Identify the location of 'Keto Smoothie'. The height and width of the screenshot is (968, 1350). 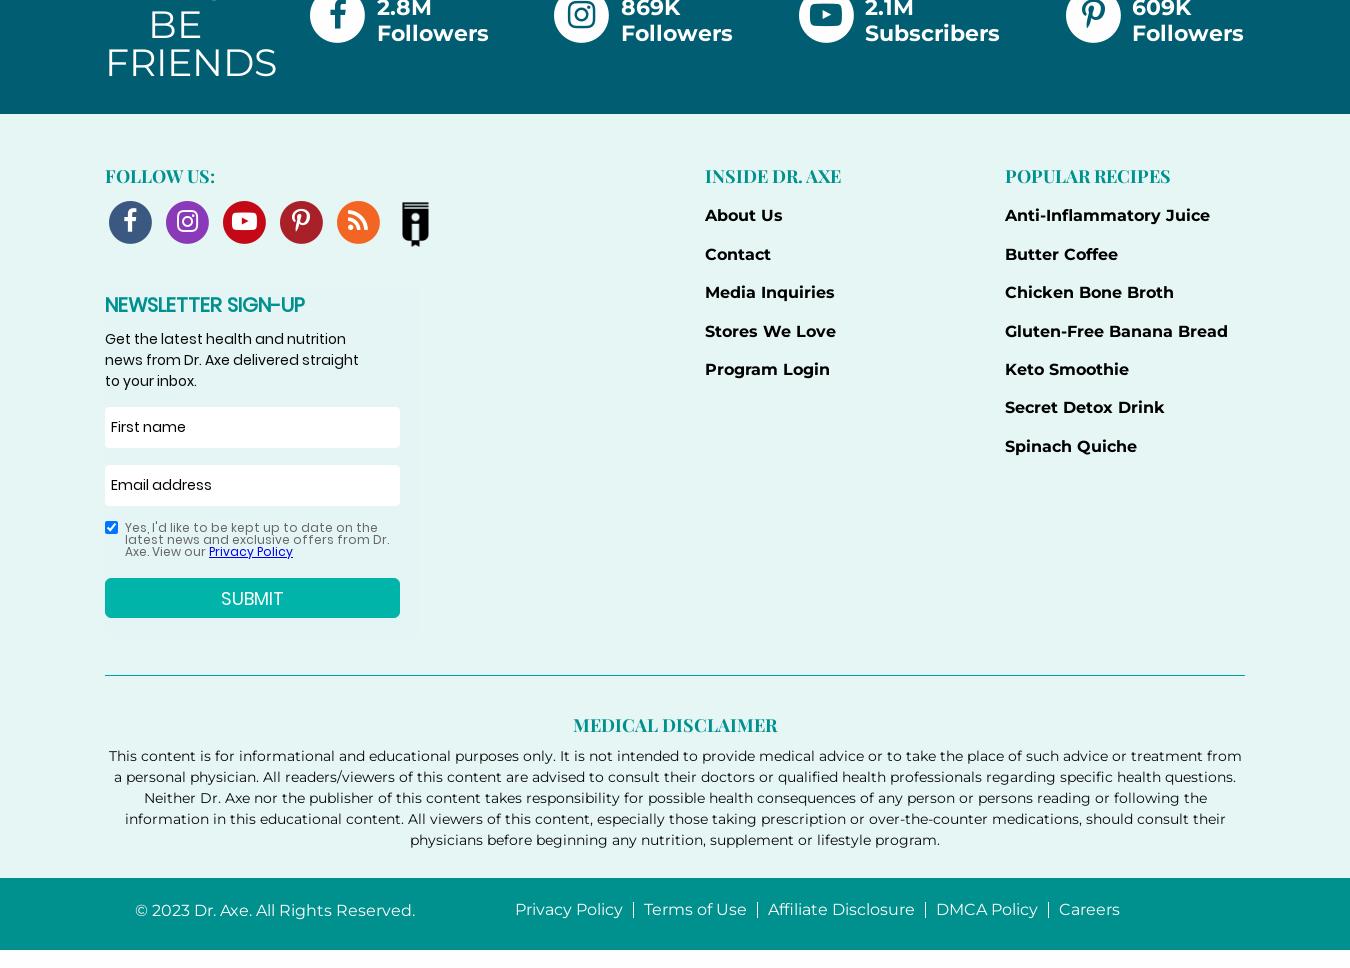
(1065, 367).